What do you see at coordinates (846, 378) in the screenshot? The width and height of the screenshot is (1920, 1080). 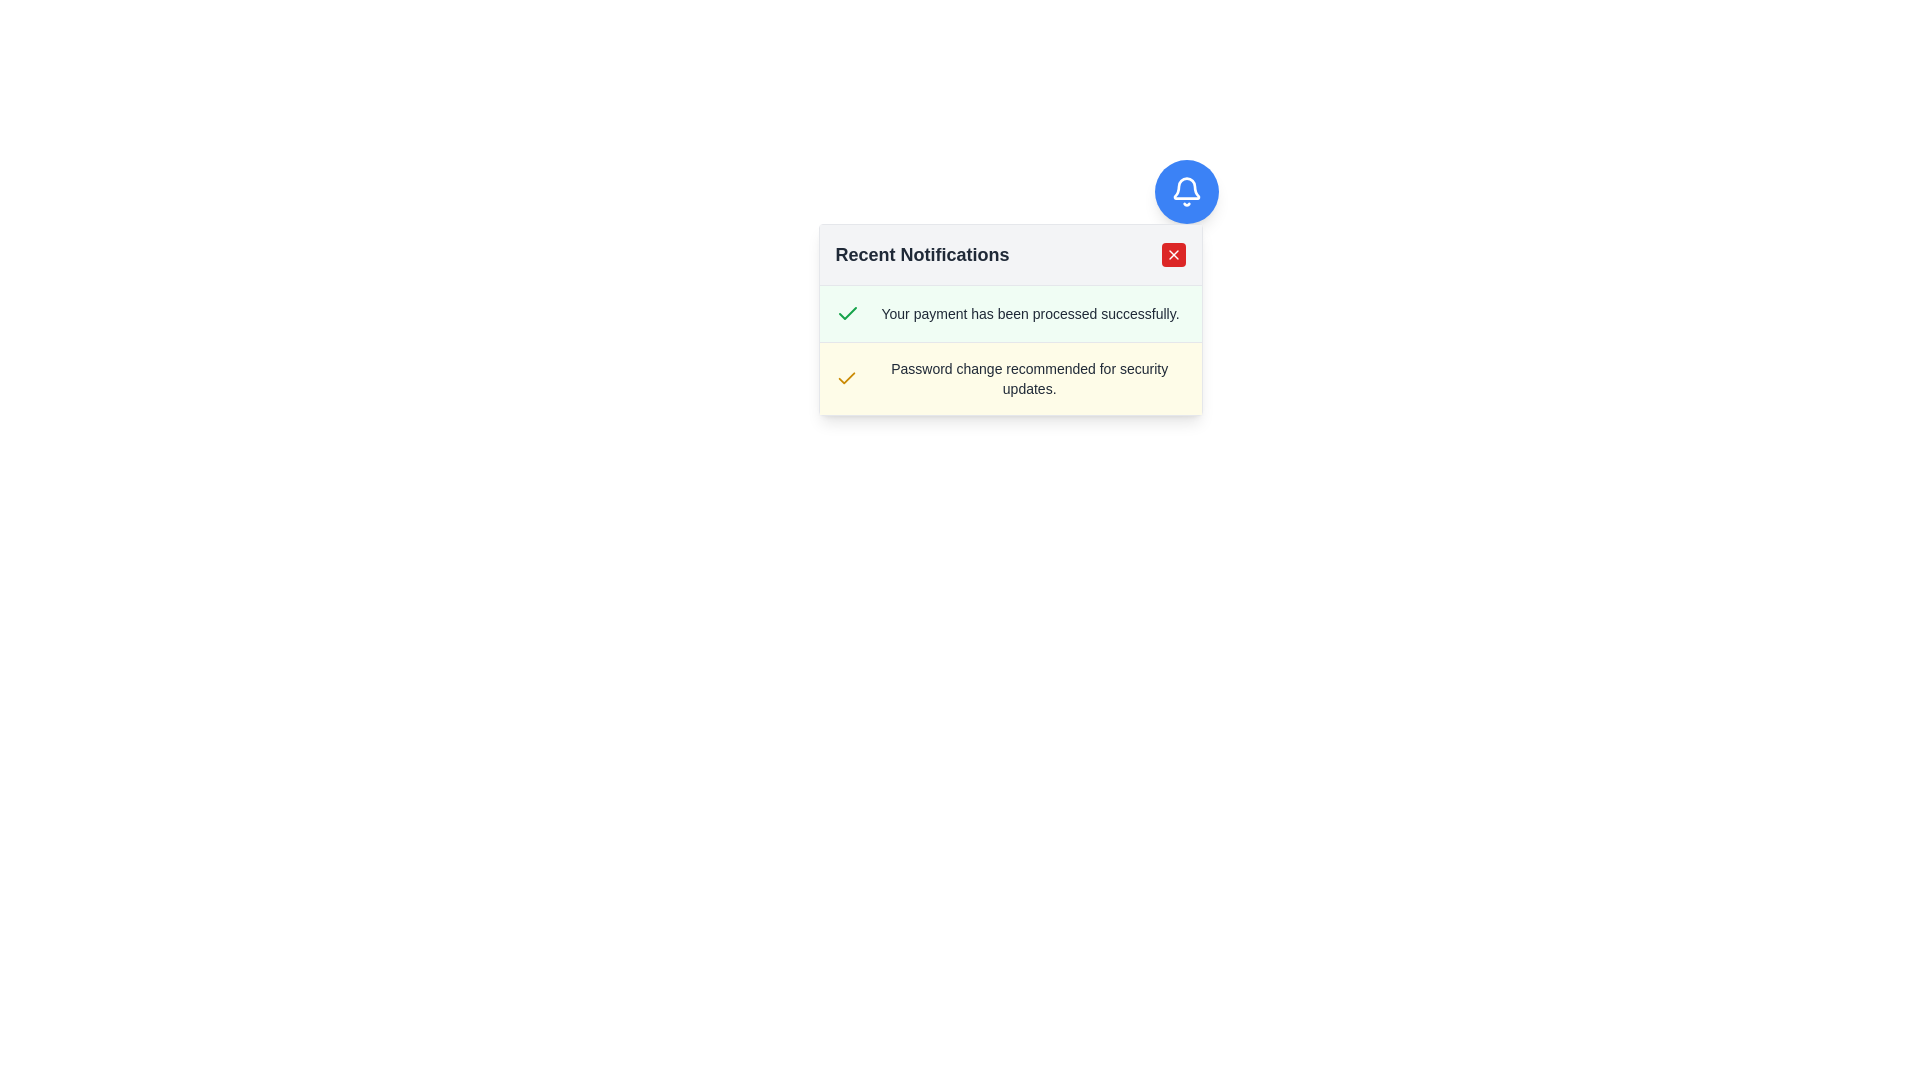 I see `the checkmark icon located in the top-left corner of the 'Recent Notifications' box, which indicates the success of the payment processing message` at bounding box center [846, 378].